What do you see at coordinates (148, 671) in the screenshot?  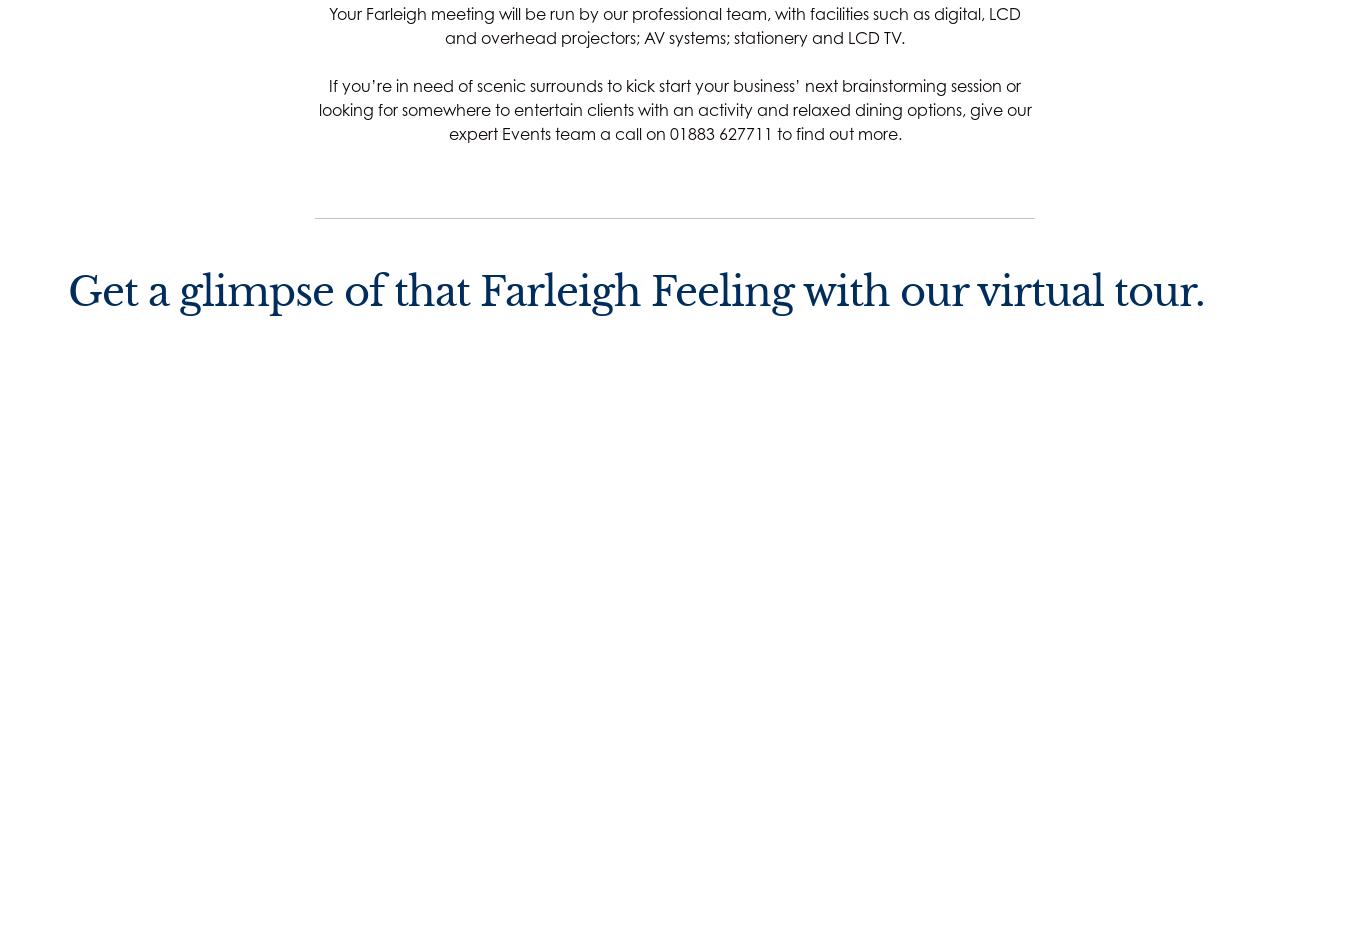 I see `'OId Farleigh Road, Warlingham, Surrey CR6 9PE'` at bounding box center [148, 671].